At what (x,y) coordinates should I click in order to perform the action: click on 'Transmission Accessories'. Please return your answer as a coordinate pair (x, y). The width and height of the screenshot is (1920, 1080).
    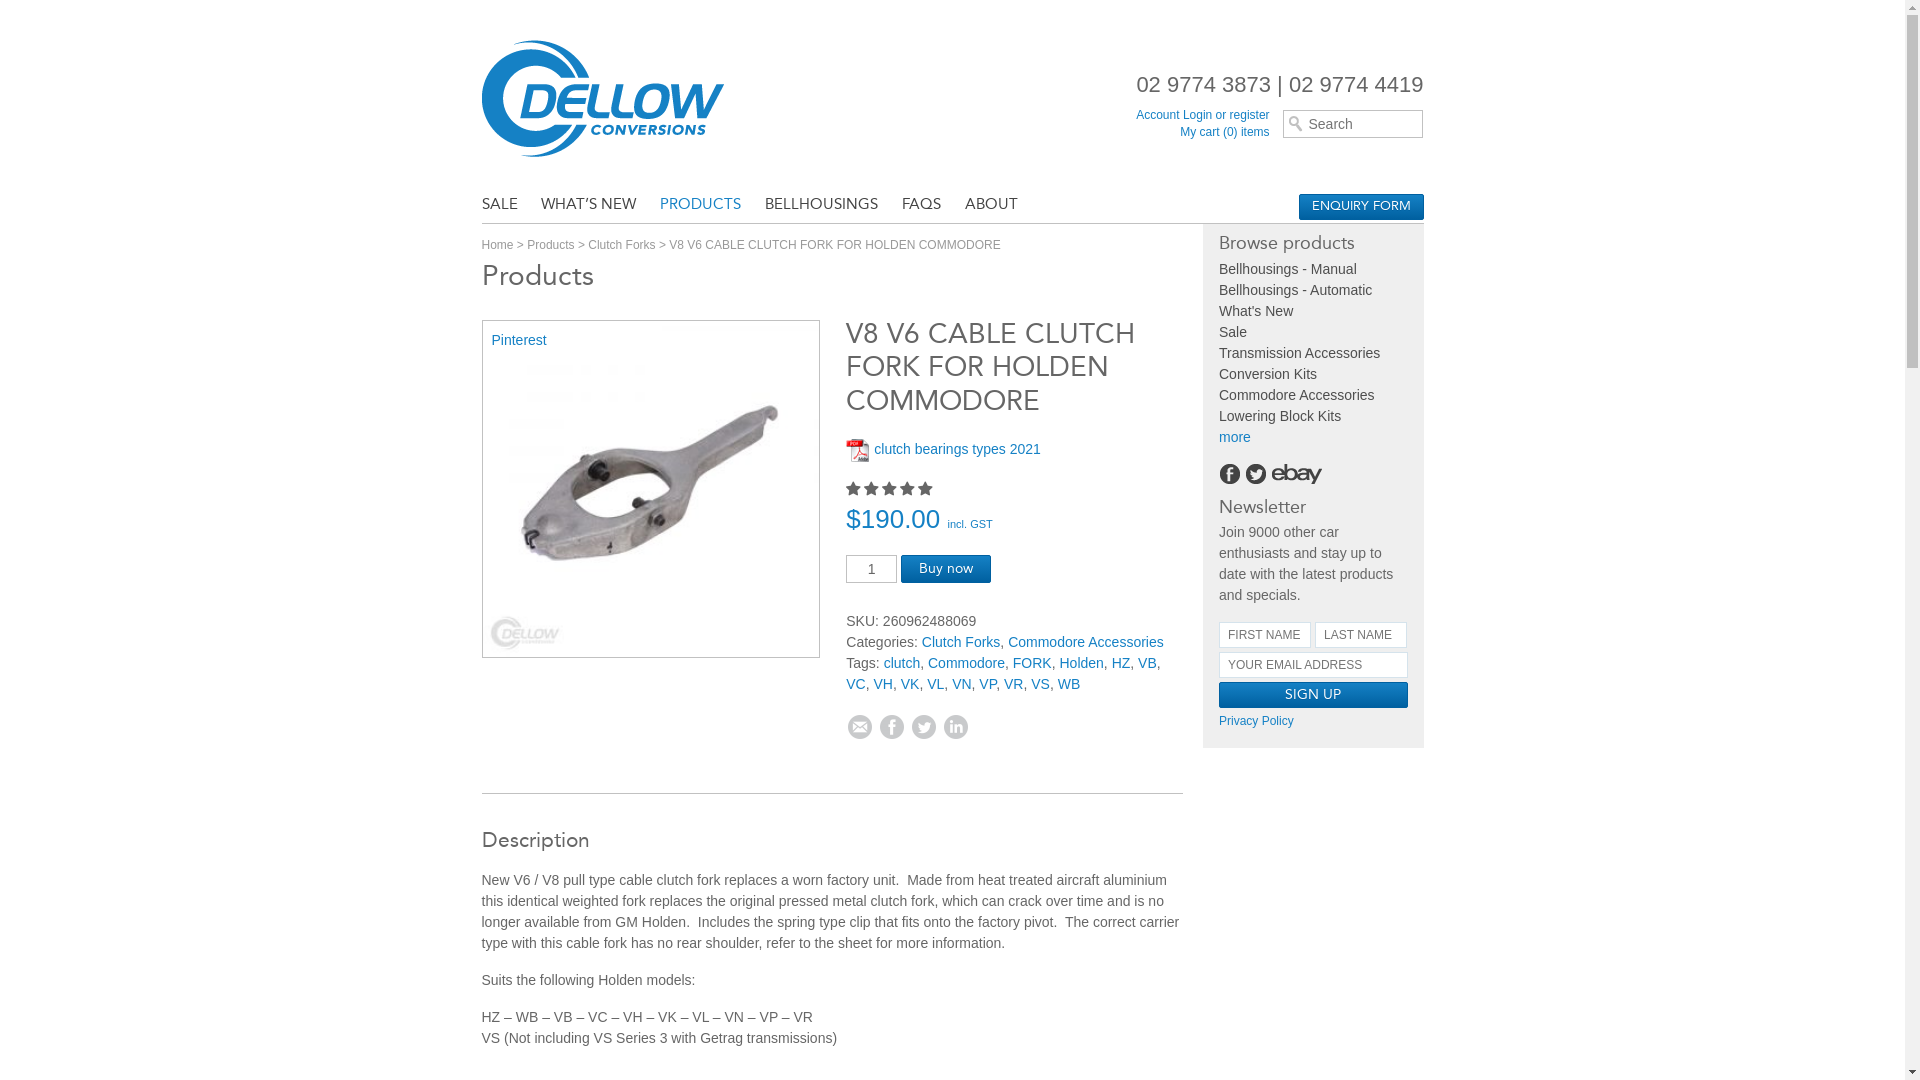
    Looking at the image, I should click on (1299, 352).